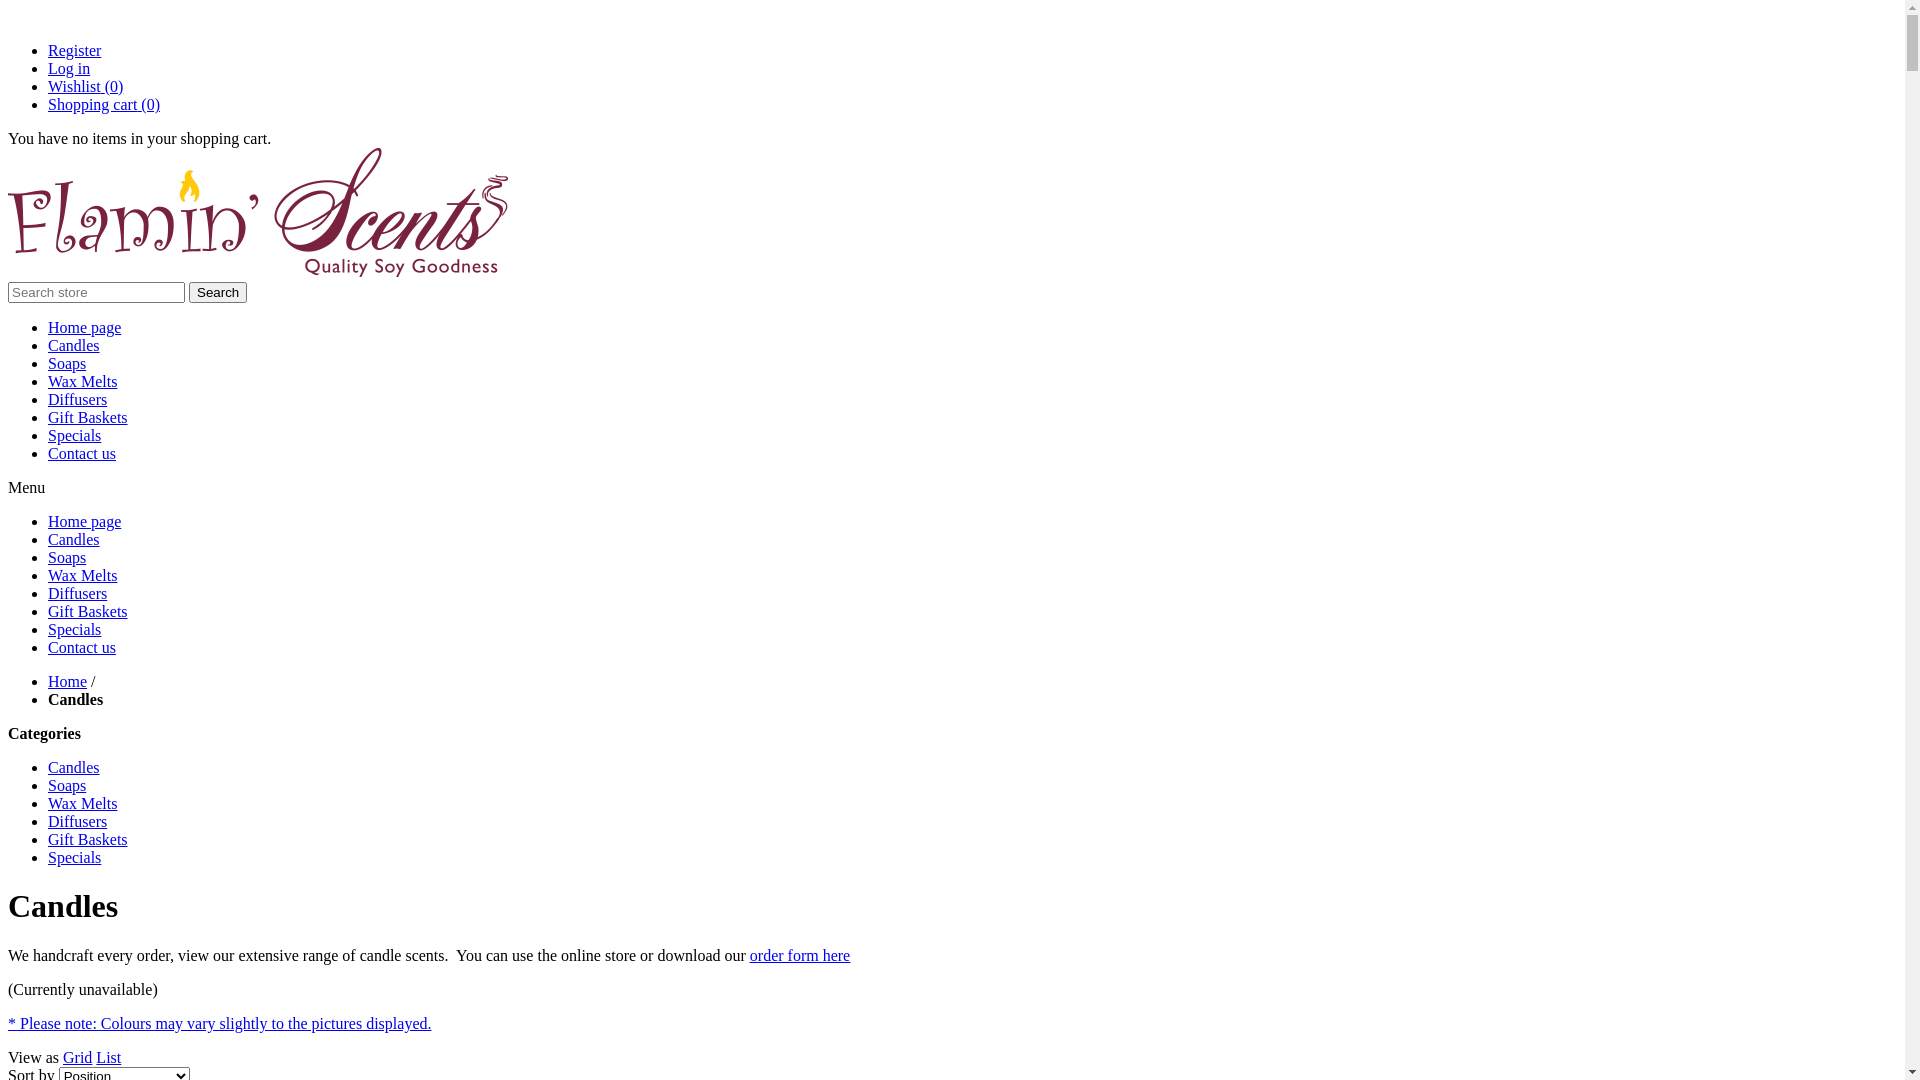  Describe the element at coordinates (77, 1056) in the screenshot. I see `'Grid'` at that location.